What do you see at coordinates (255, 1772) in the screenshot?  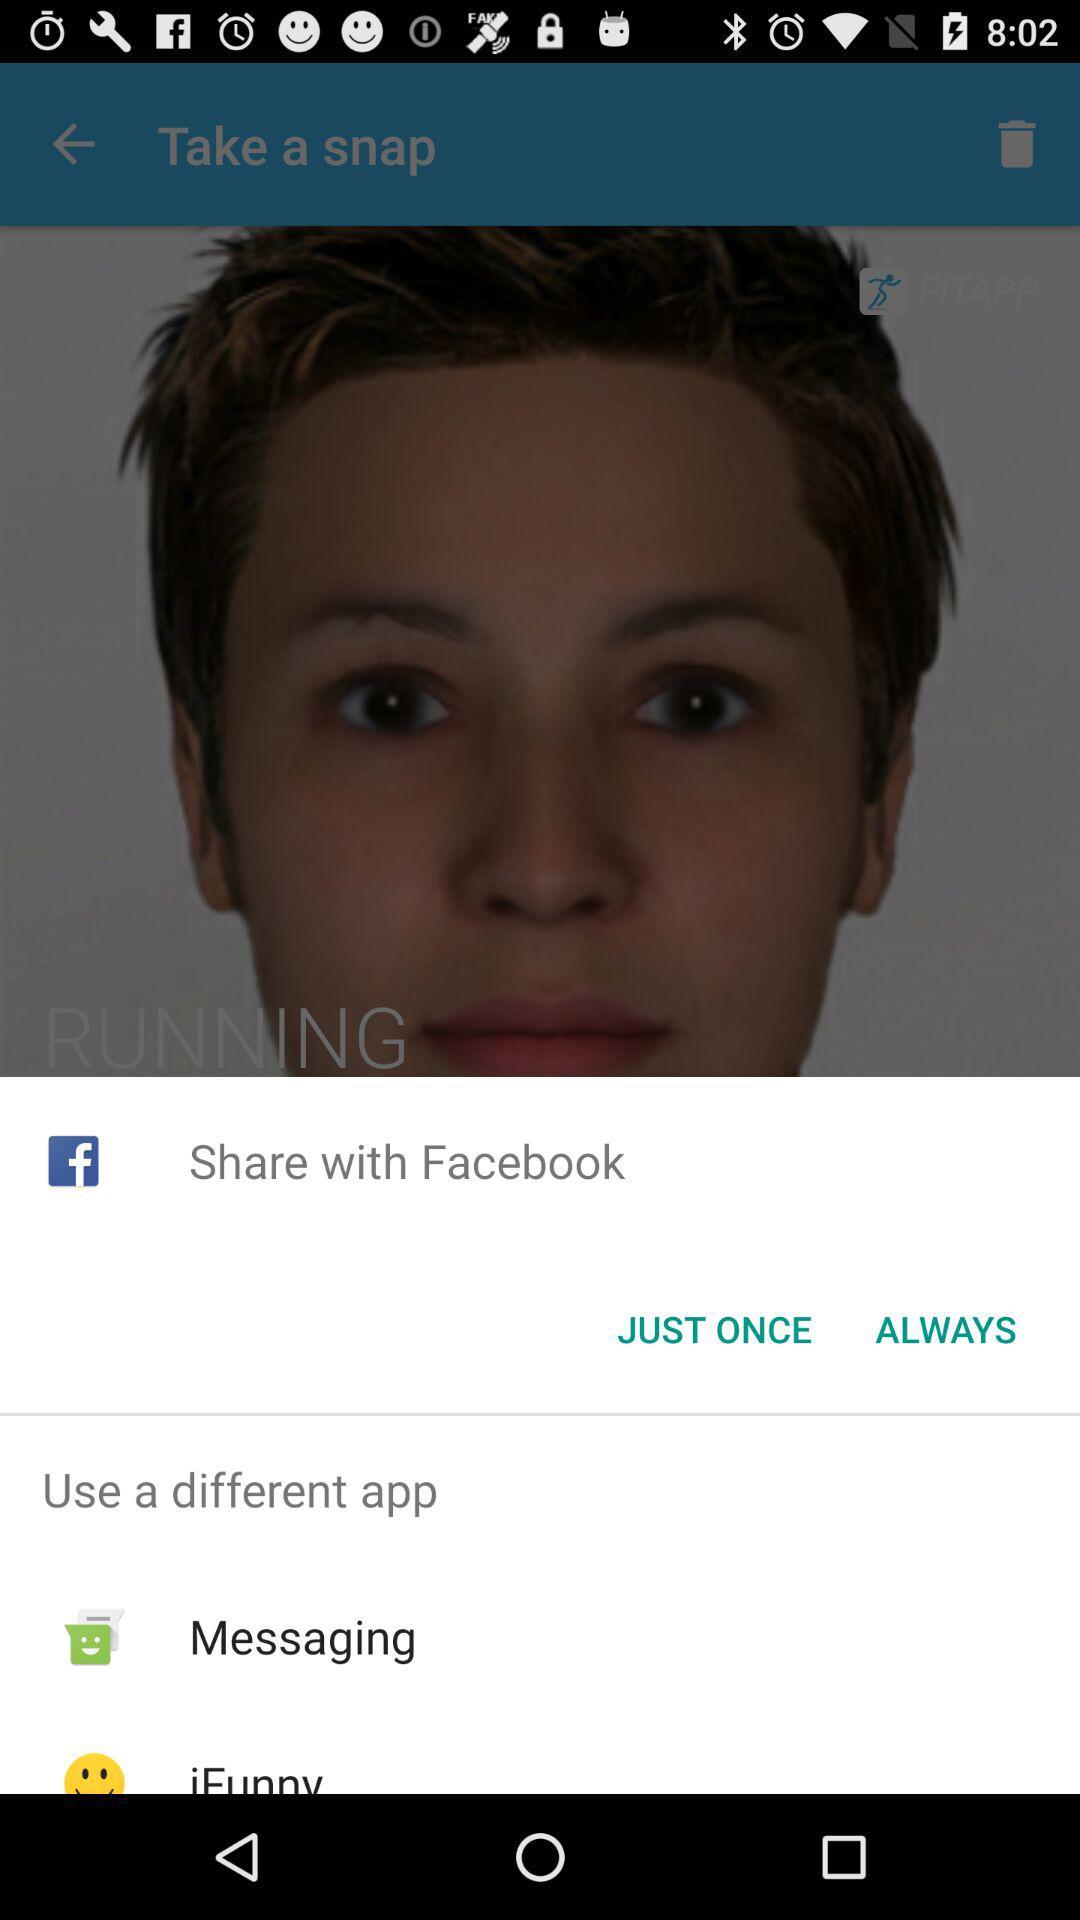 I see `the icon below the messaging item` at bounding box center [255, 1772].